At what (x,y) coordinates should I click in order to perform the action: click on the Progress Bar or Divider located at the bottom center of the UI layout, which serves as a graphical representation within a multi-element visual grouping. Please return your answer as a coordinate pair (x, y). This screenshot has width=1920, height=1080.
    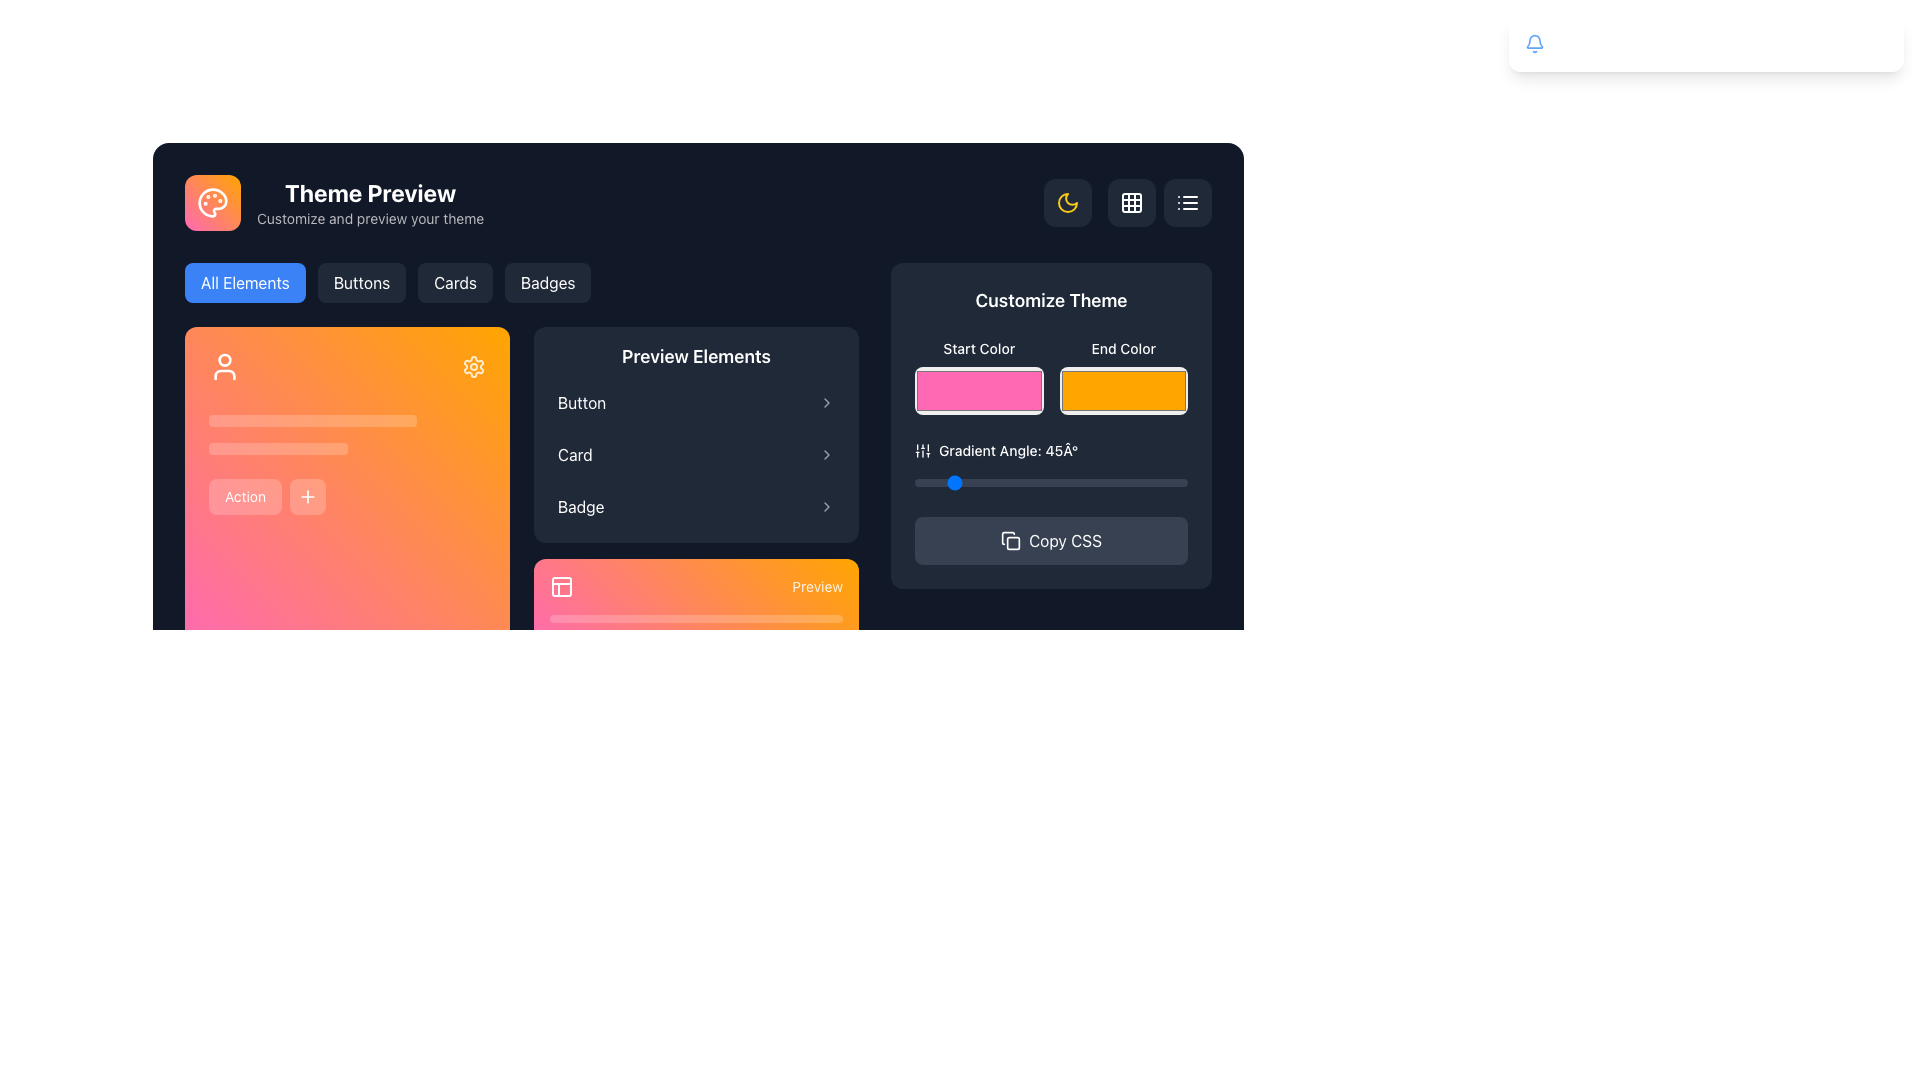
    Looking at the image, I should click on (696, 617).